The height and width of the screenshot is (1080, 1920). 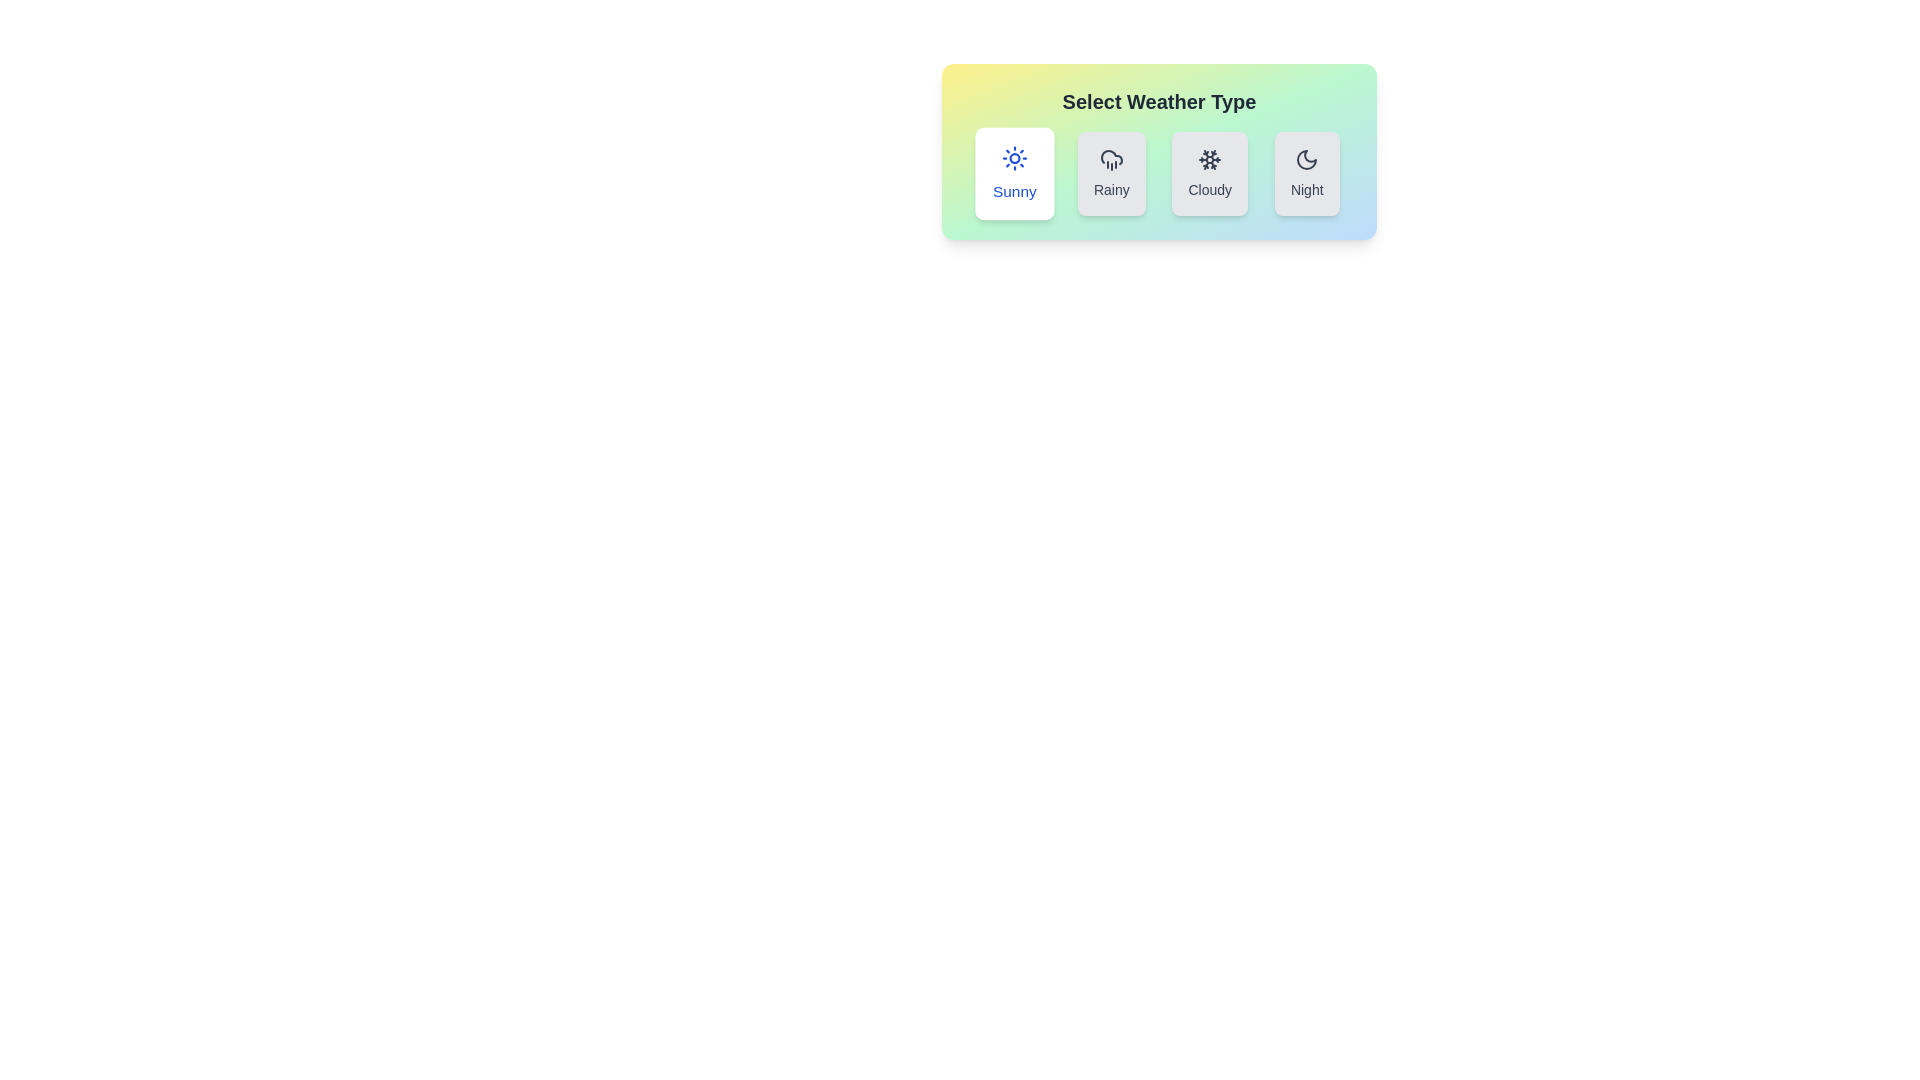 I want to click on the button corresponding to Cloudy, so click(x=1209, y=172).